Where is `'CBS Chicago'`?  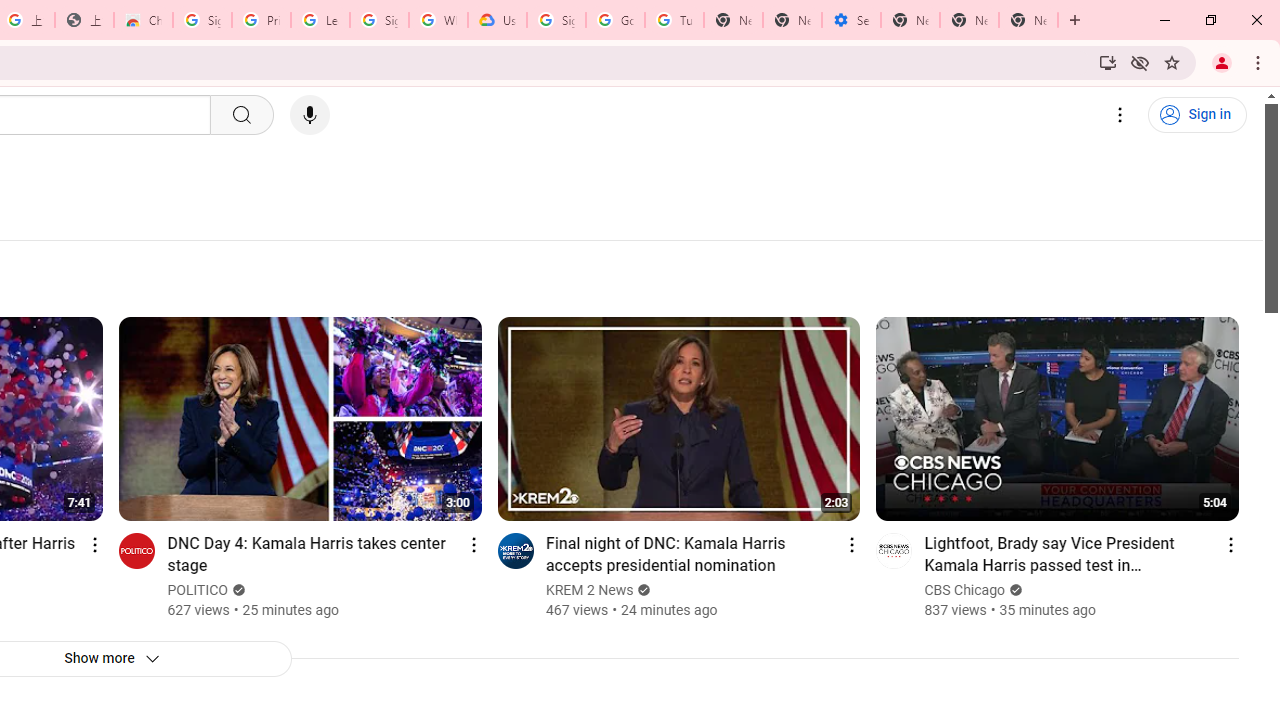 'CBS Chicago' is located at coordinates (965, 589).